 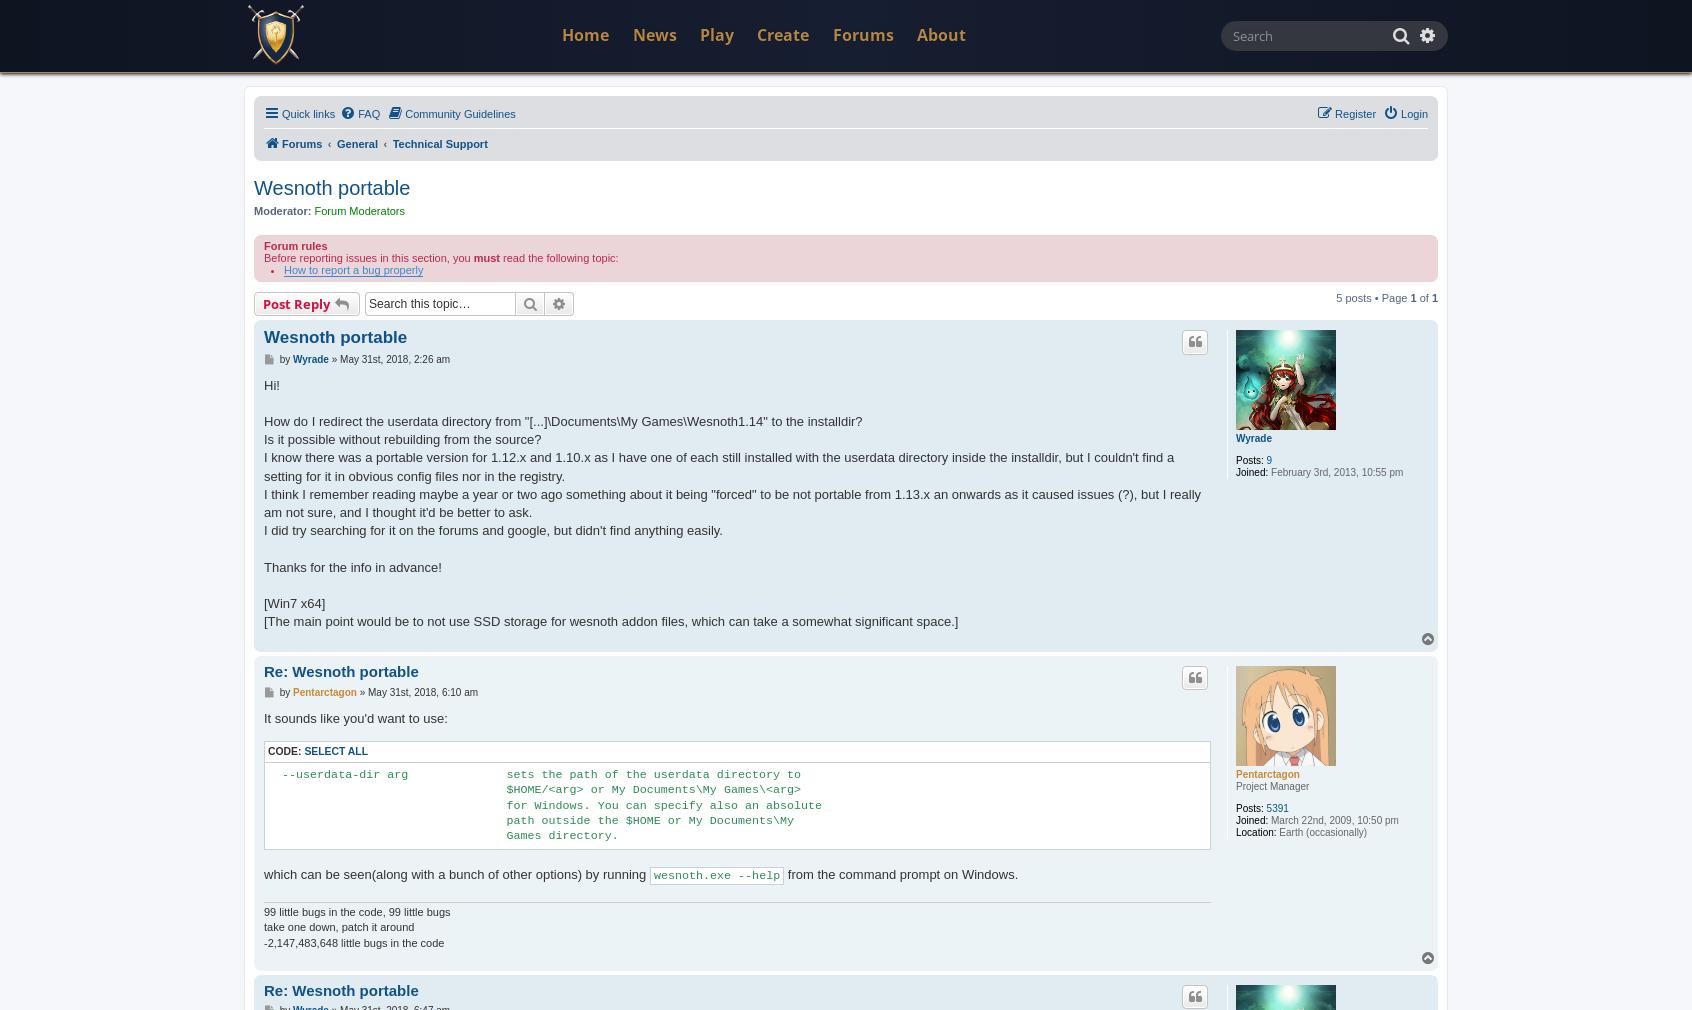 What do you see at coordinates (1255, 832) in the screenshot?
I see `'Location:'` at bounding box center [1255, 832].